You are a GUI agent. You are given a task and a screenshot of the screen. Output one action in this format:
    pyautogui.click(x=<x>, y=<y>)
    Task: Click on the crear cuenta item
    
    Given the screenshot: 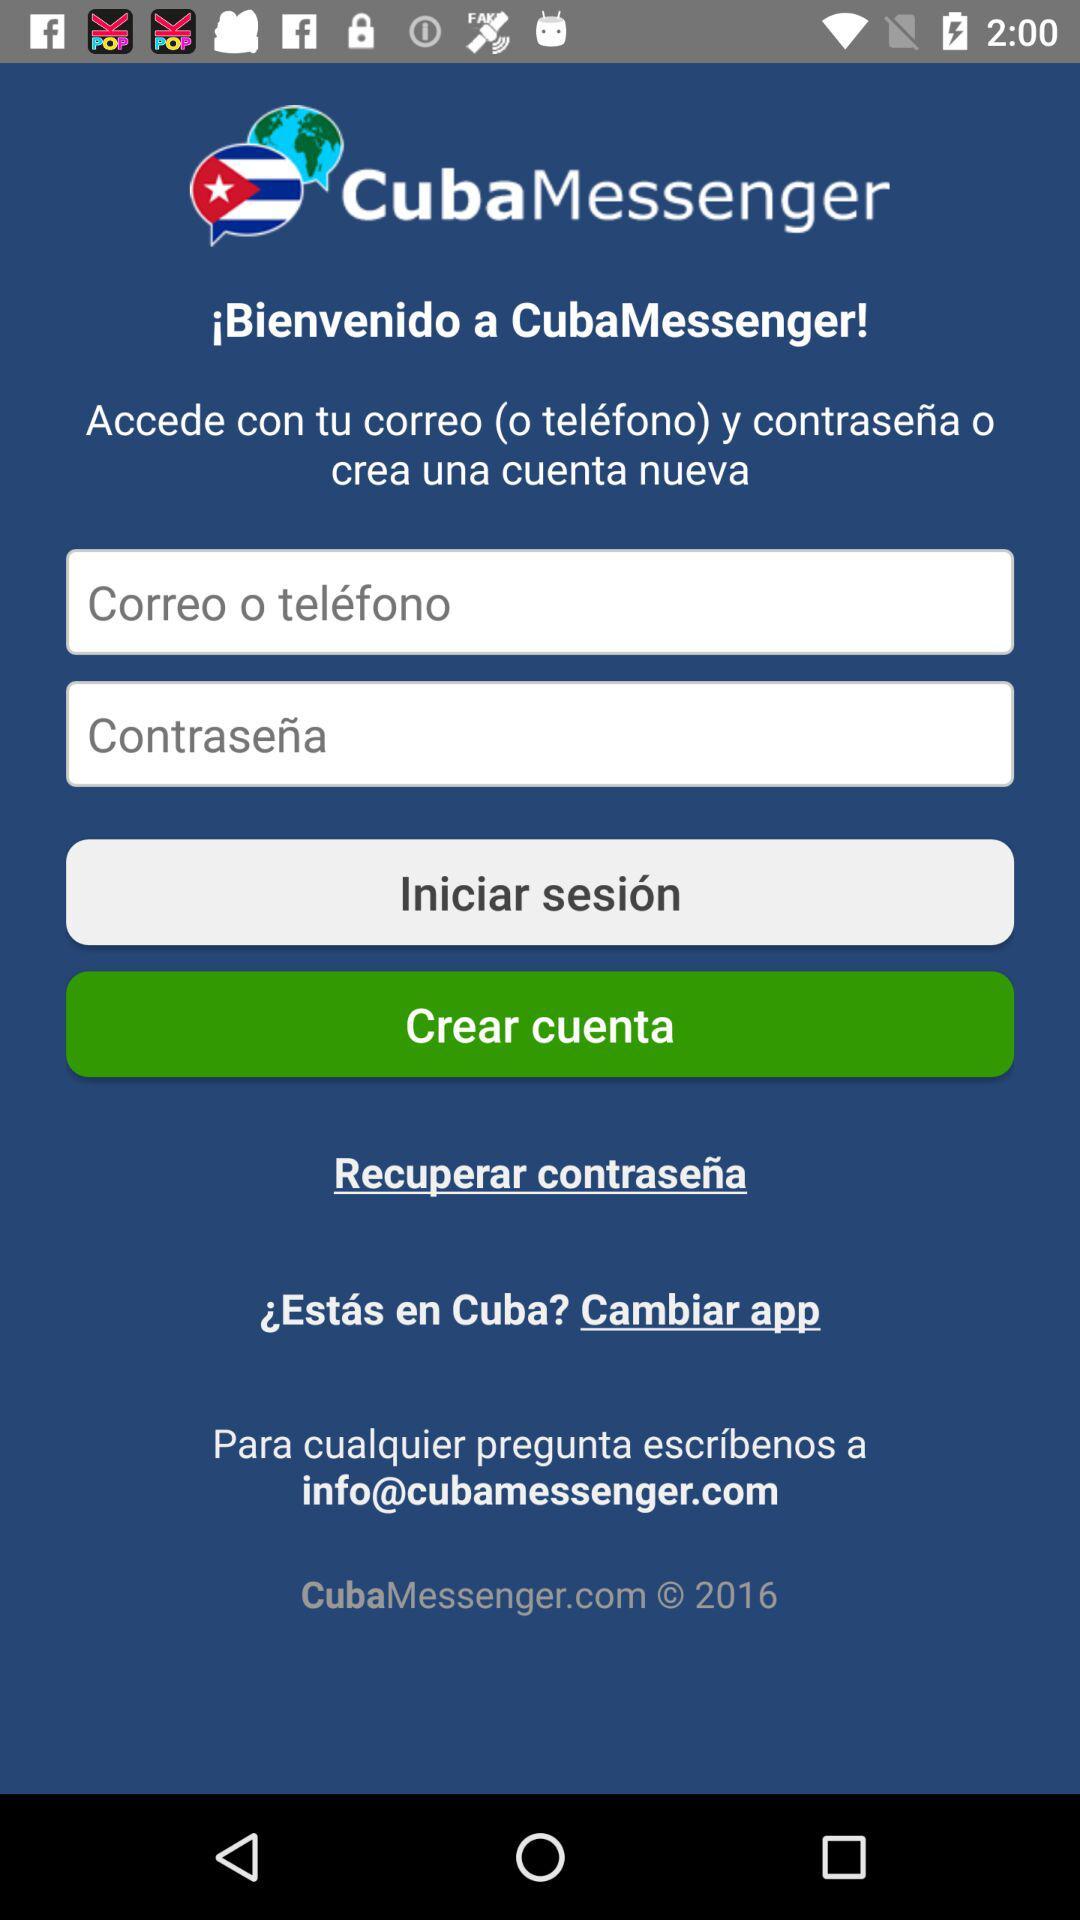 What is the action you would take?
    pyautogui.click(x=540, y=1024)
    